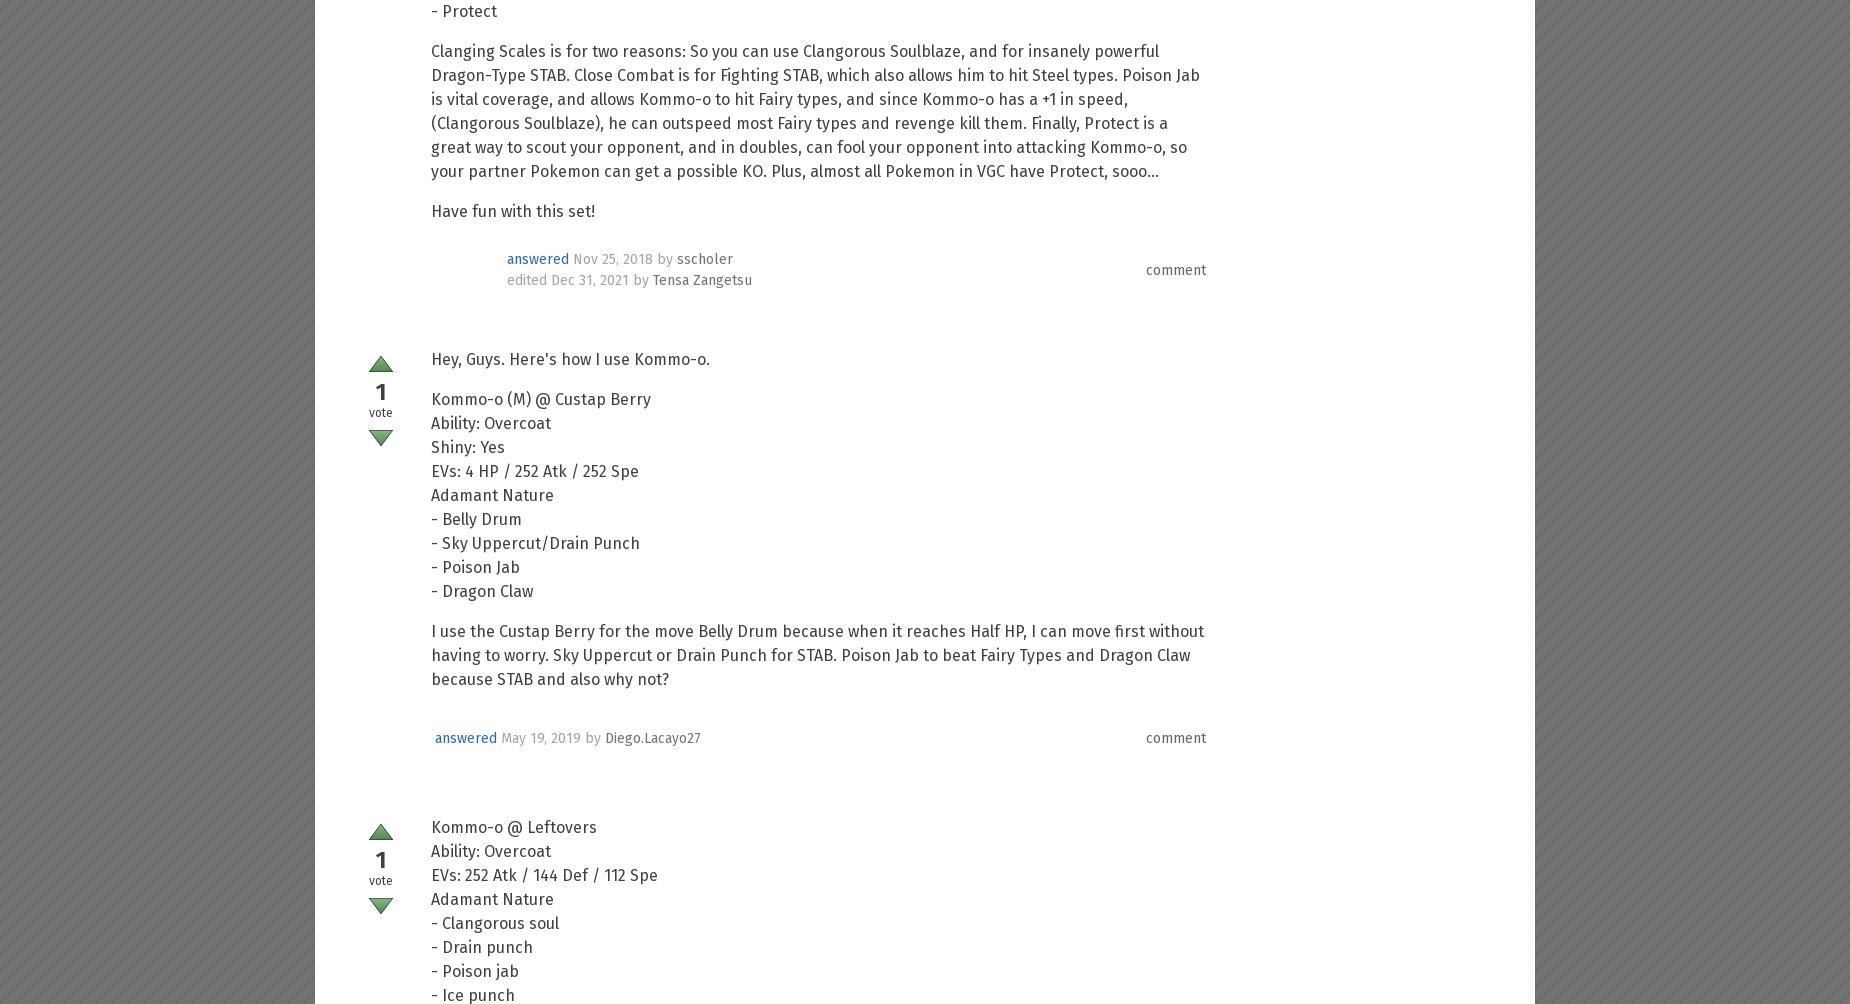 The image size is (1850, 1004). Describe the element at coordinates (702, 280) in the screenshot. I see `'Tensa Zangetsu'` at that location.